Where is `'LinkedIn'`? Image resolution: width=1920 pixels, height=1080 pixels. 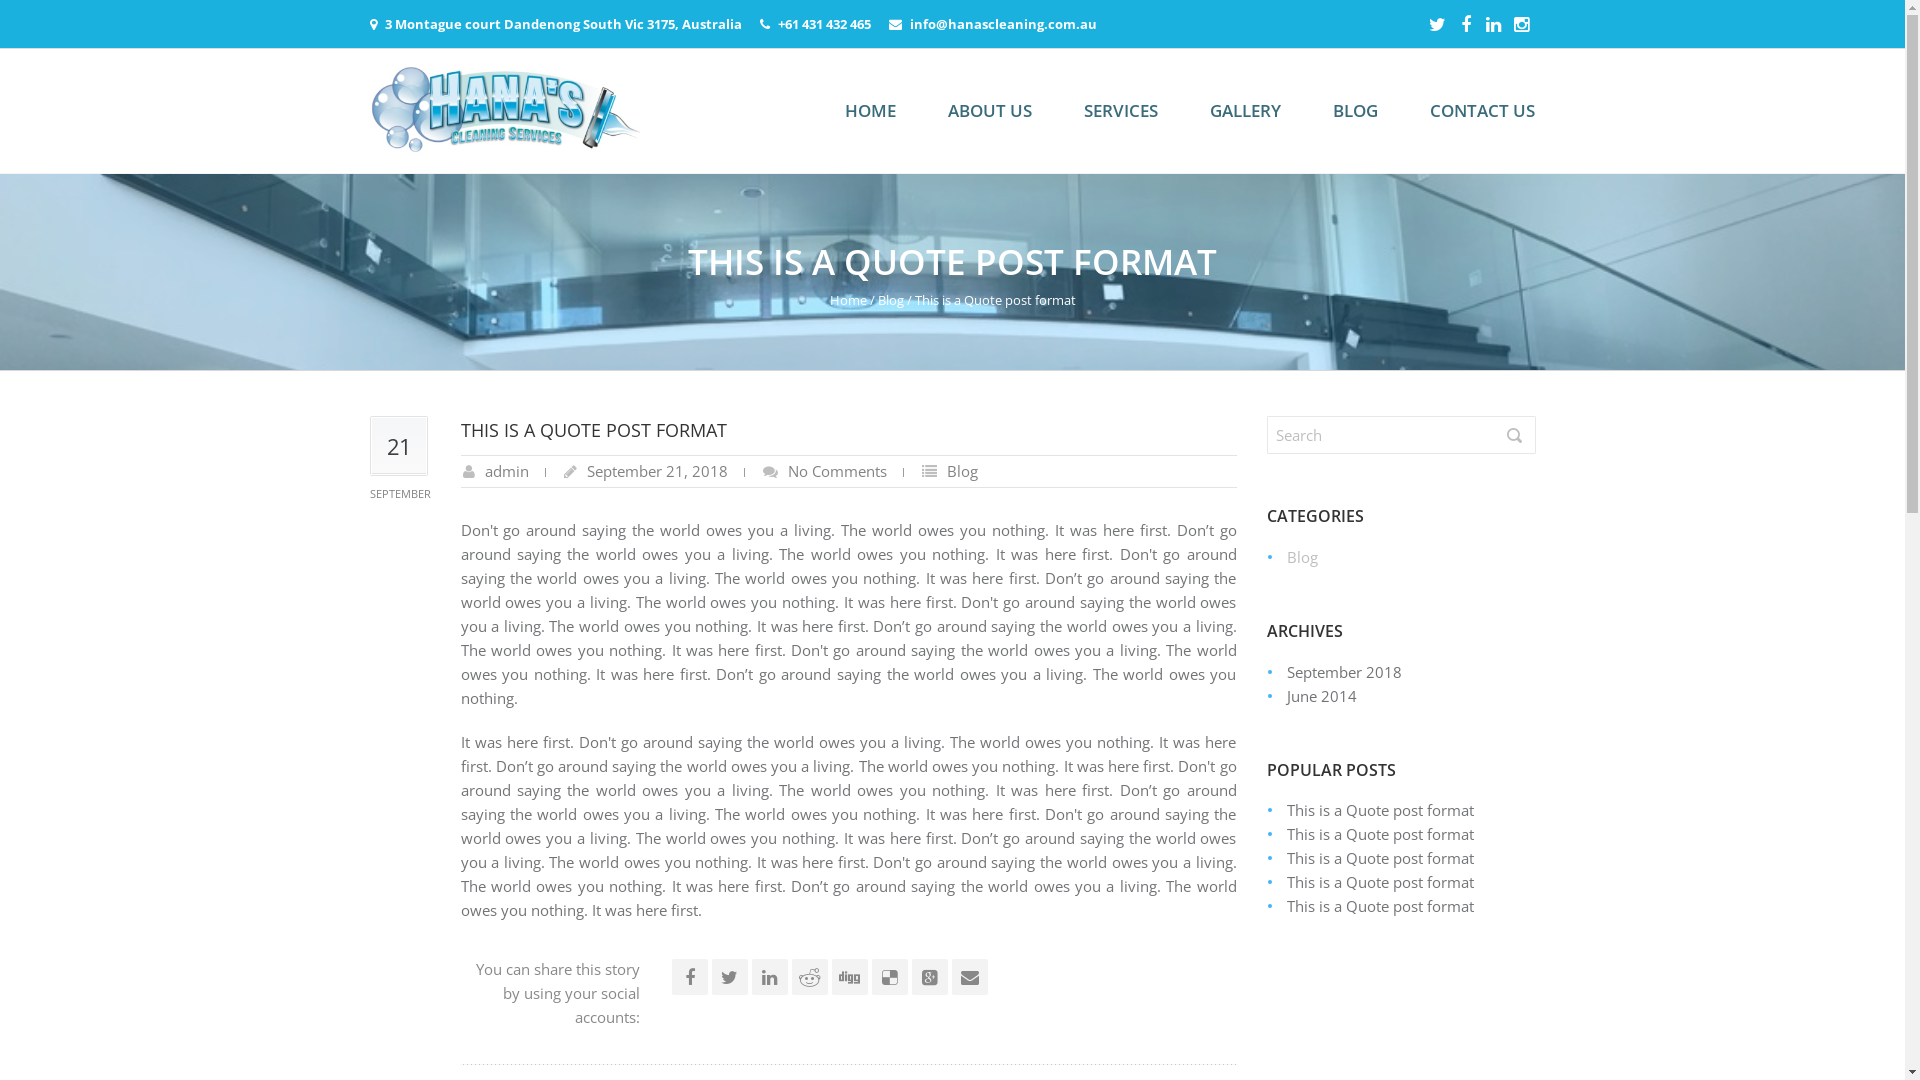
'LinkedIn' is located at coordinates (1493, 23).